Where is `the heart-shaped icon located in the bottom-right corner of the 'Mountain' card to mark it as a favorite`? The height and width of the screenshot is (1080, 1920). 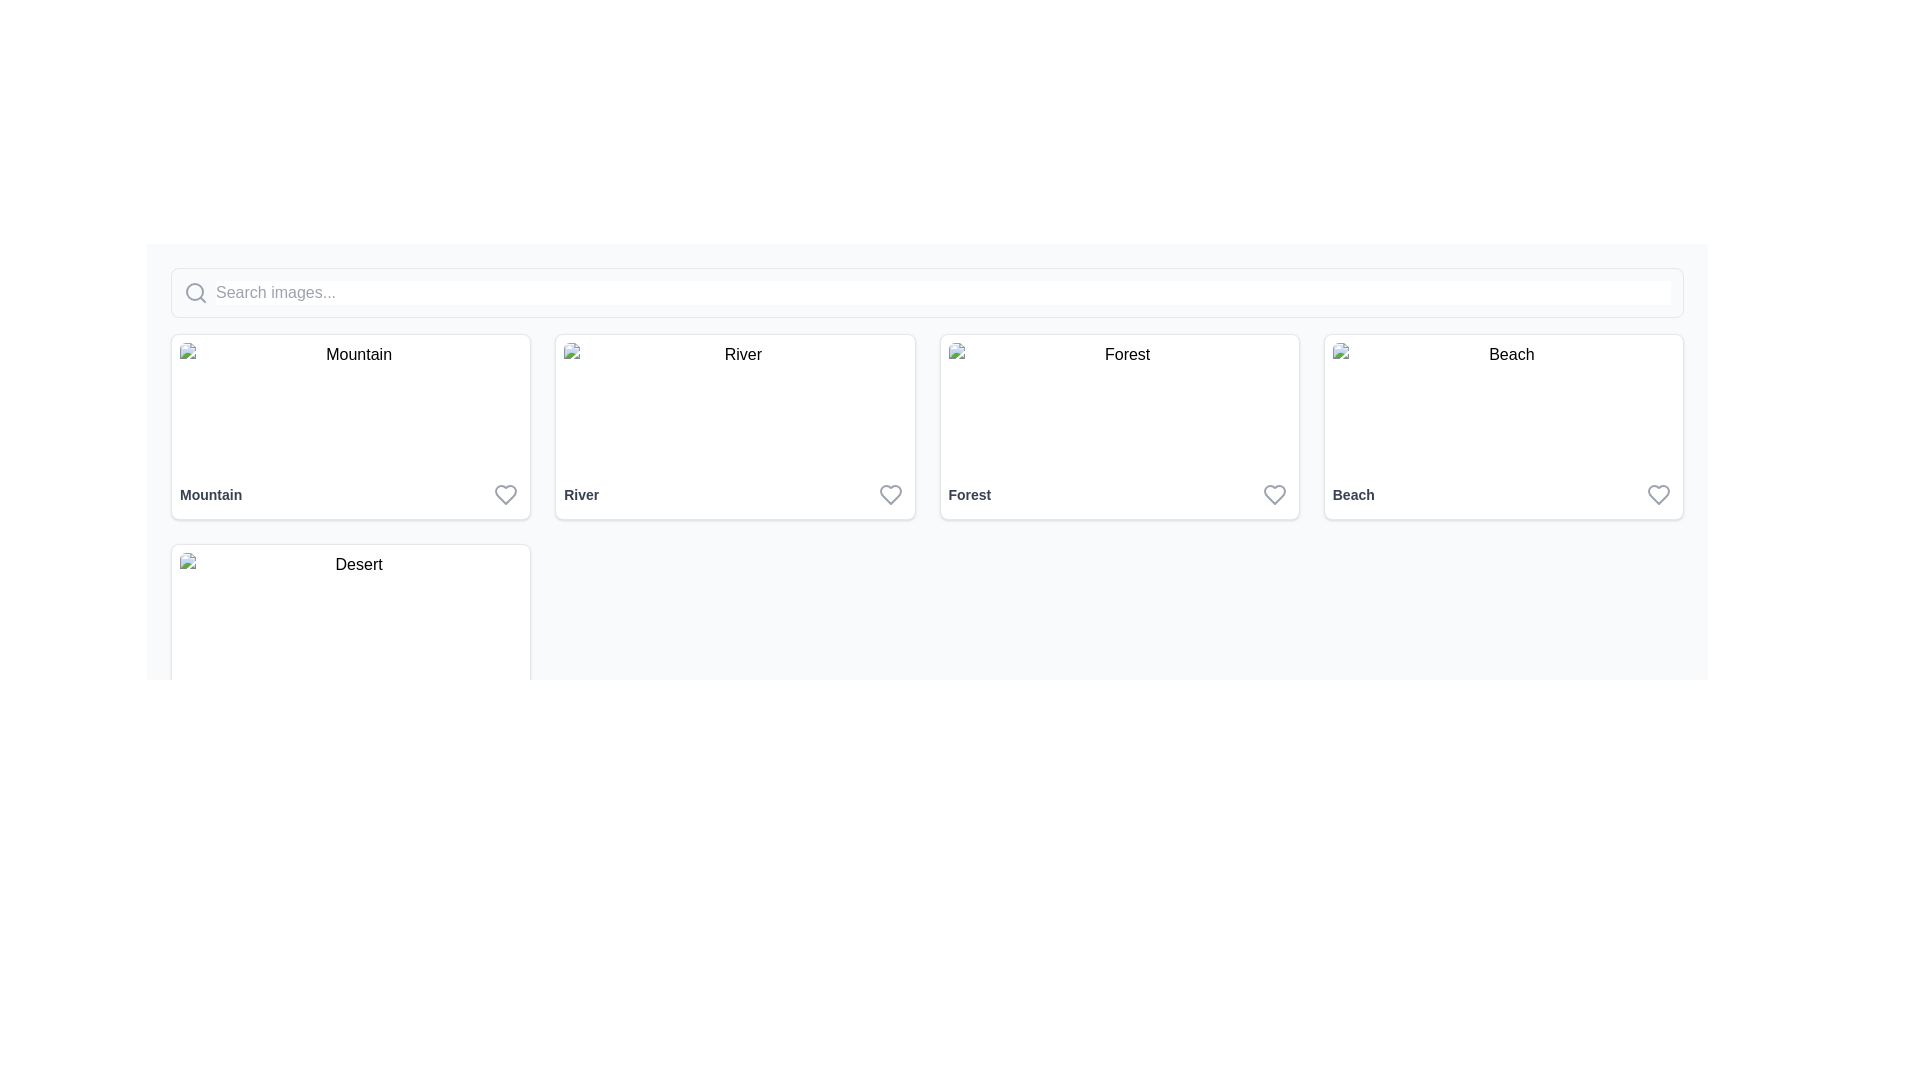
the heart-shaped icon located in the bottom-right corner of the 'Mountain' card to mark it as a favorite is located at coordinates (506, 494).